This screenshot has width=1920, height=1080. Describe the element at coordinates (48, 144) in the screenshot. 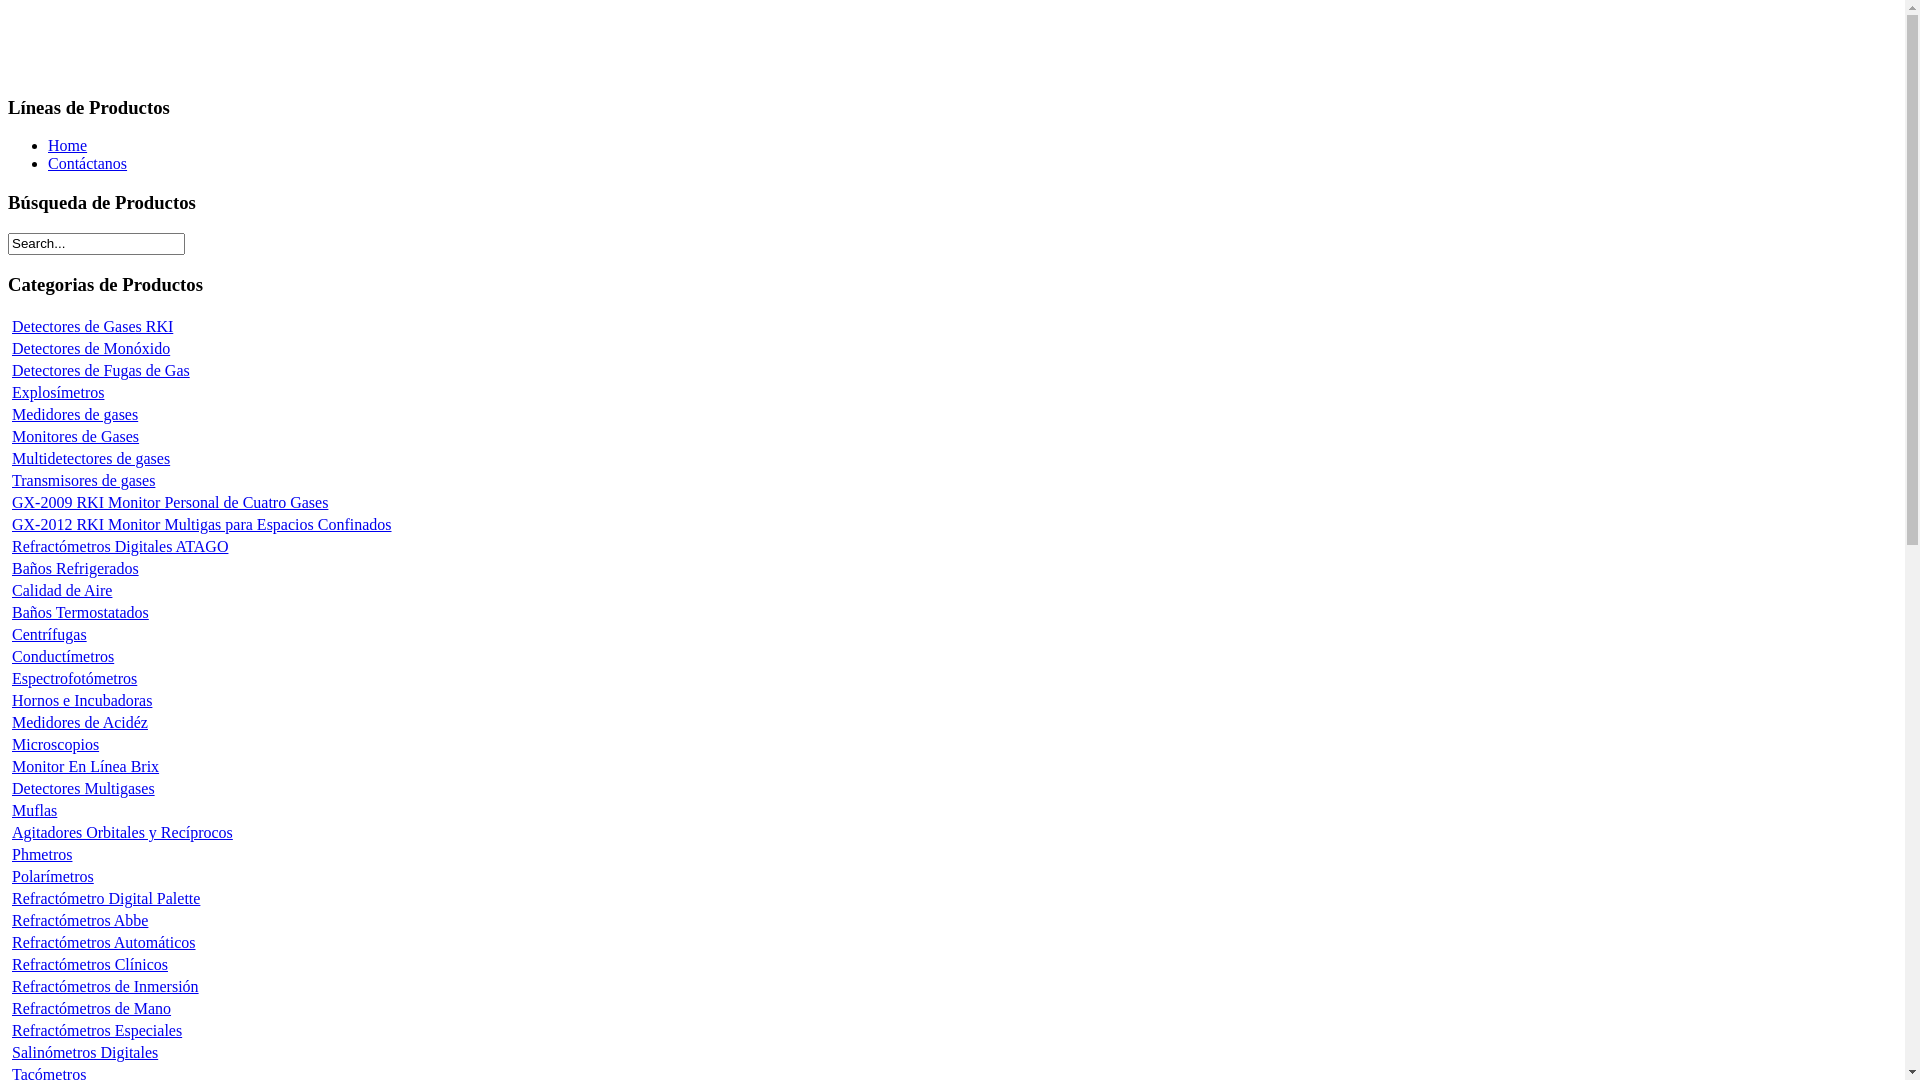

I see `'Home'` at that location.